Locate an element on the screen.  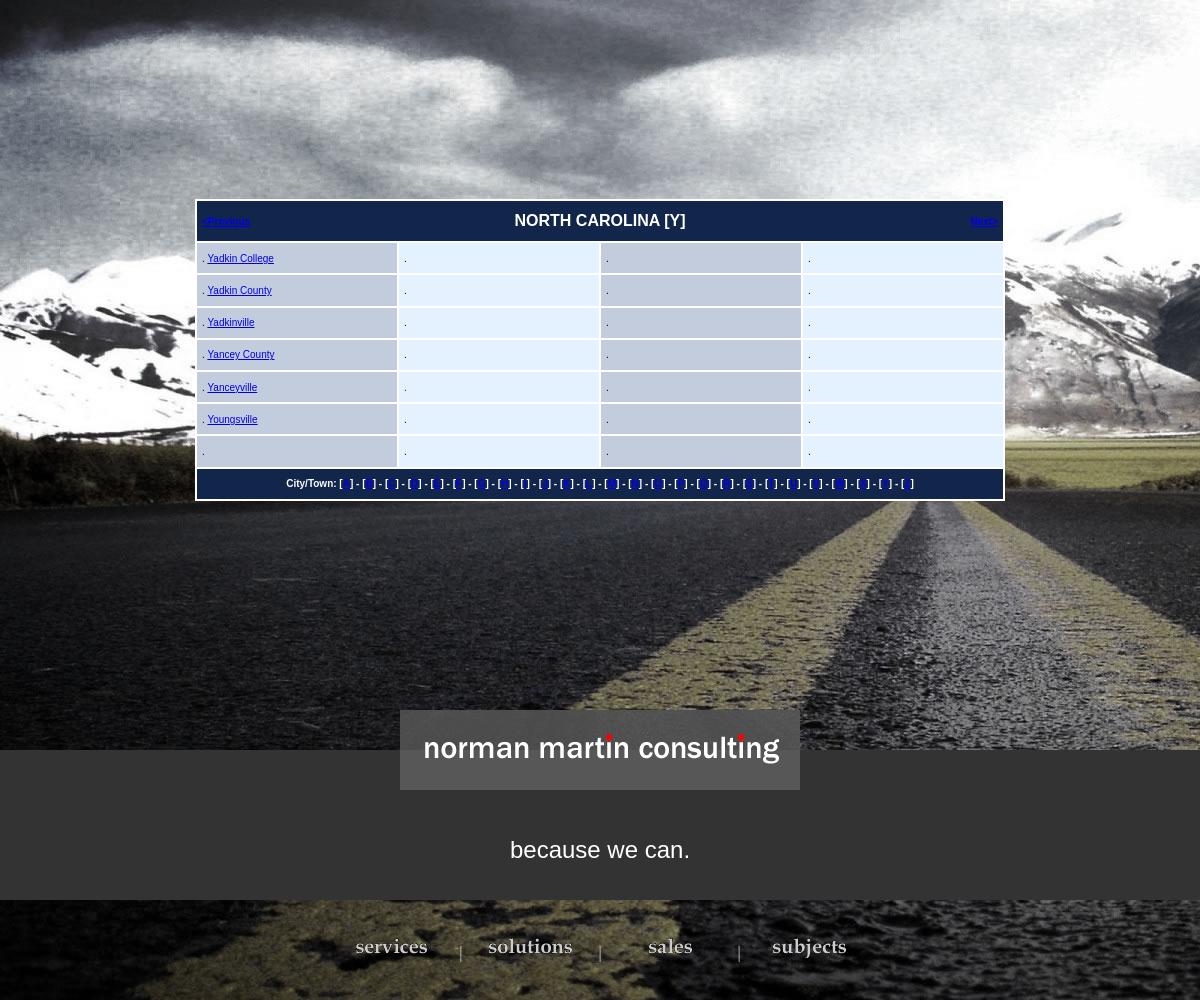
'NORTH CAROLINA [Y]' is located at coordinates (512, 219).